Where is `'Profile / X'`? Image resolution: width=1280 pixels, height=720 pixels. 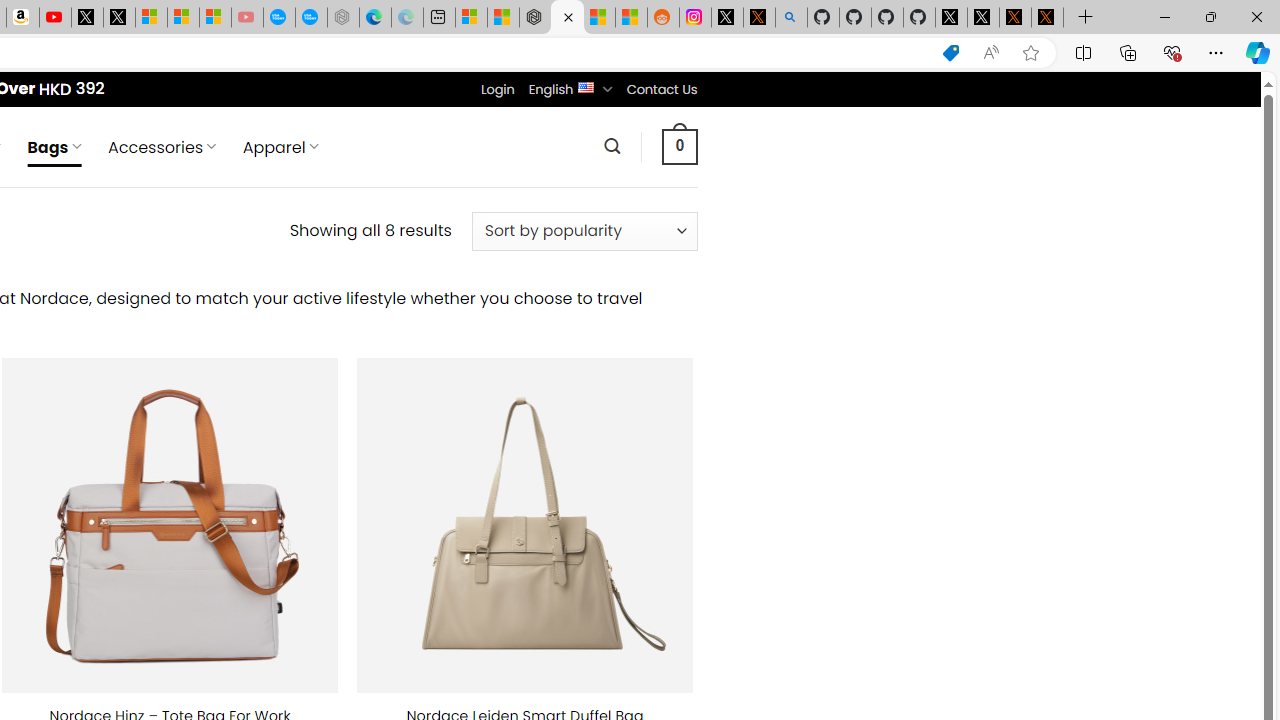
'Profile / X' is located at coordinates (950, 17).